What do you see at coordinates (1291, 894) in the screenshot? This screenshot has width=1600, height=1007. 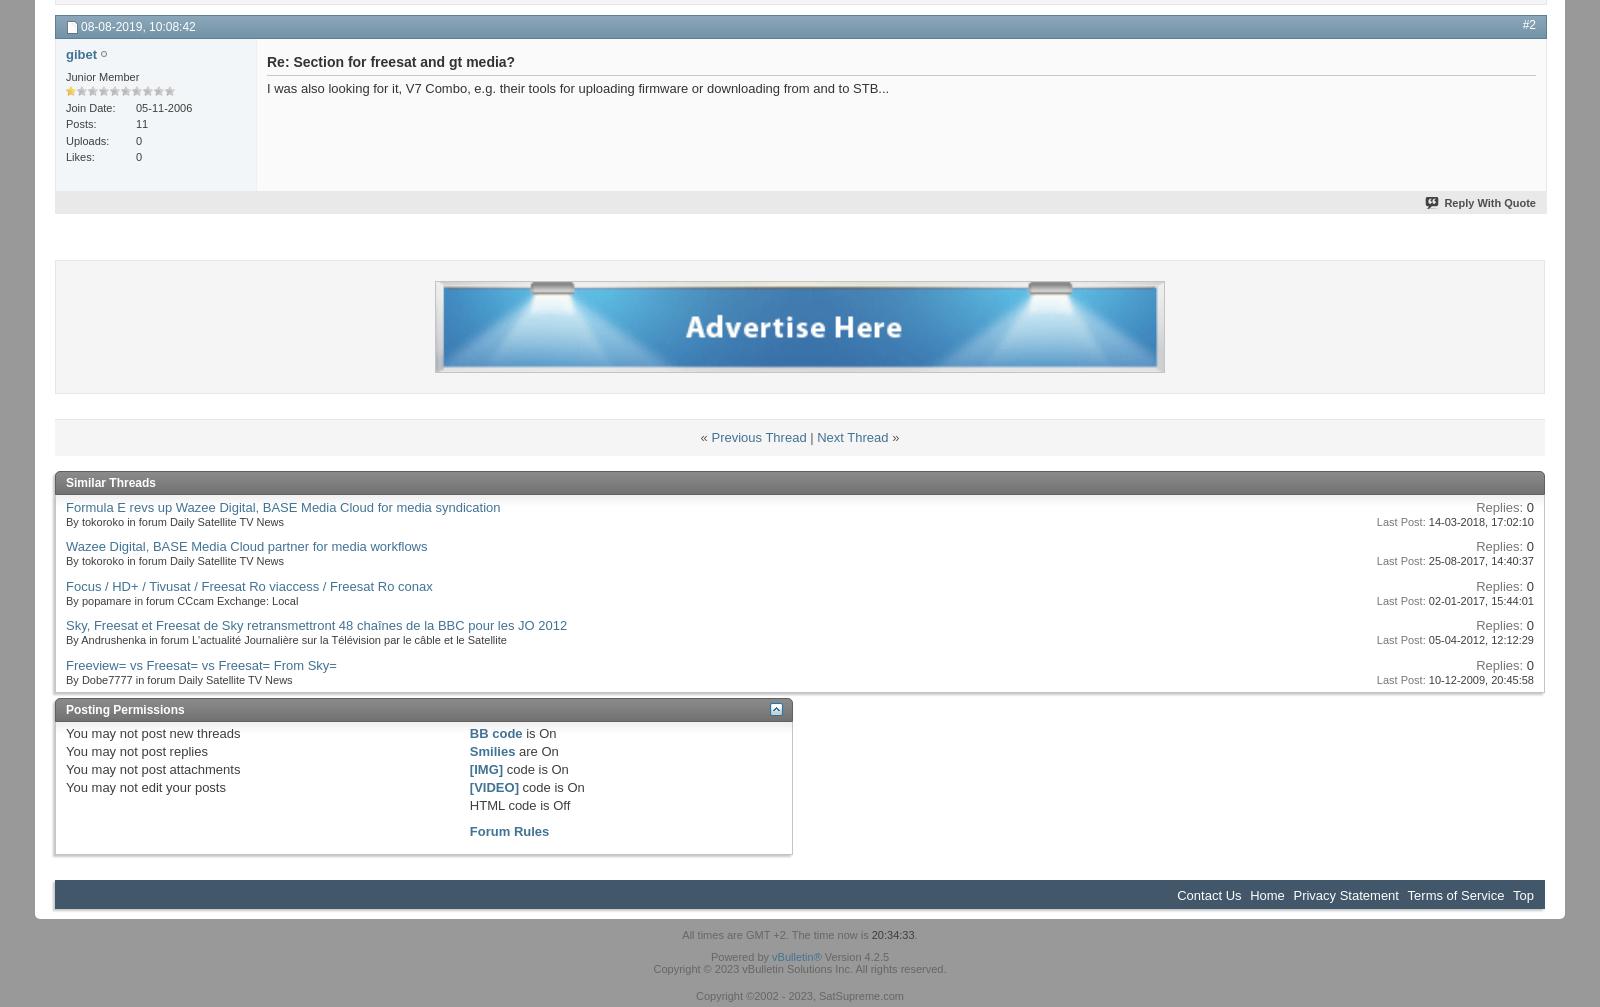 I see `'Privacy Statement'` at bounding box center [1291, 894].